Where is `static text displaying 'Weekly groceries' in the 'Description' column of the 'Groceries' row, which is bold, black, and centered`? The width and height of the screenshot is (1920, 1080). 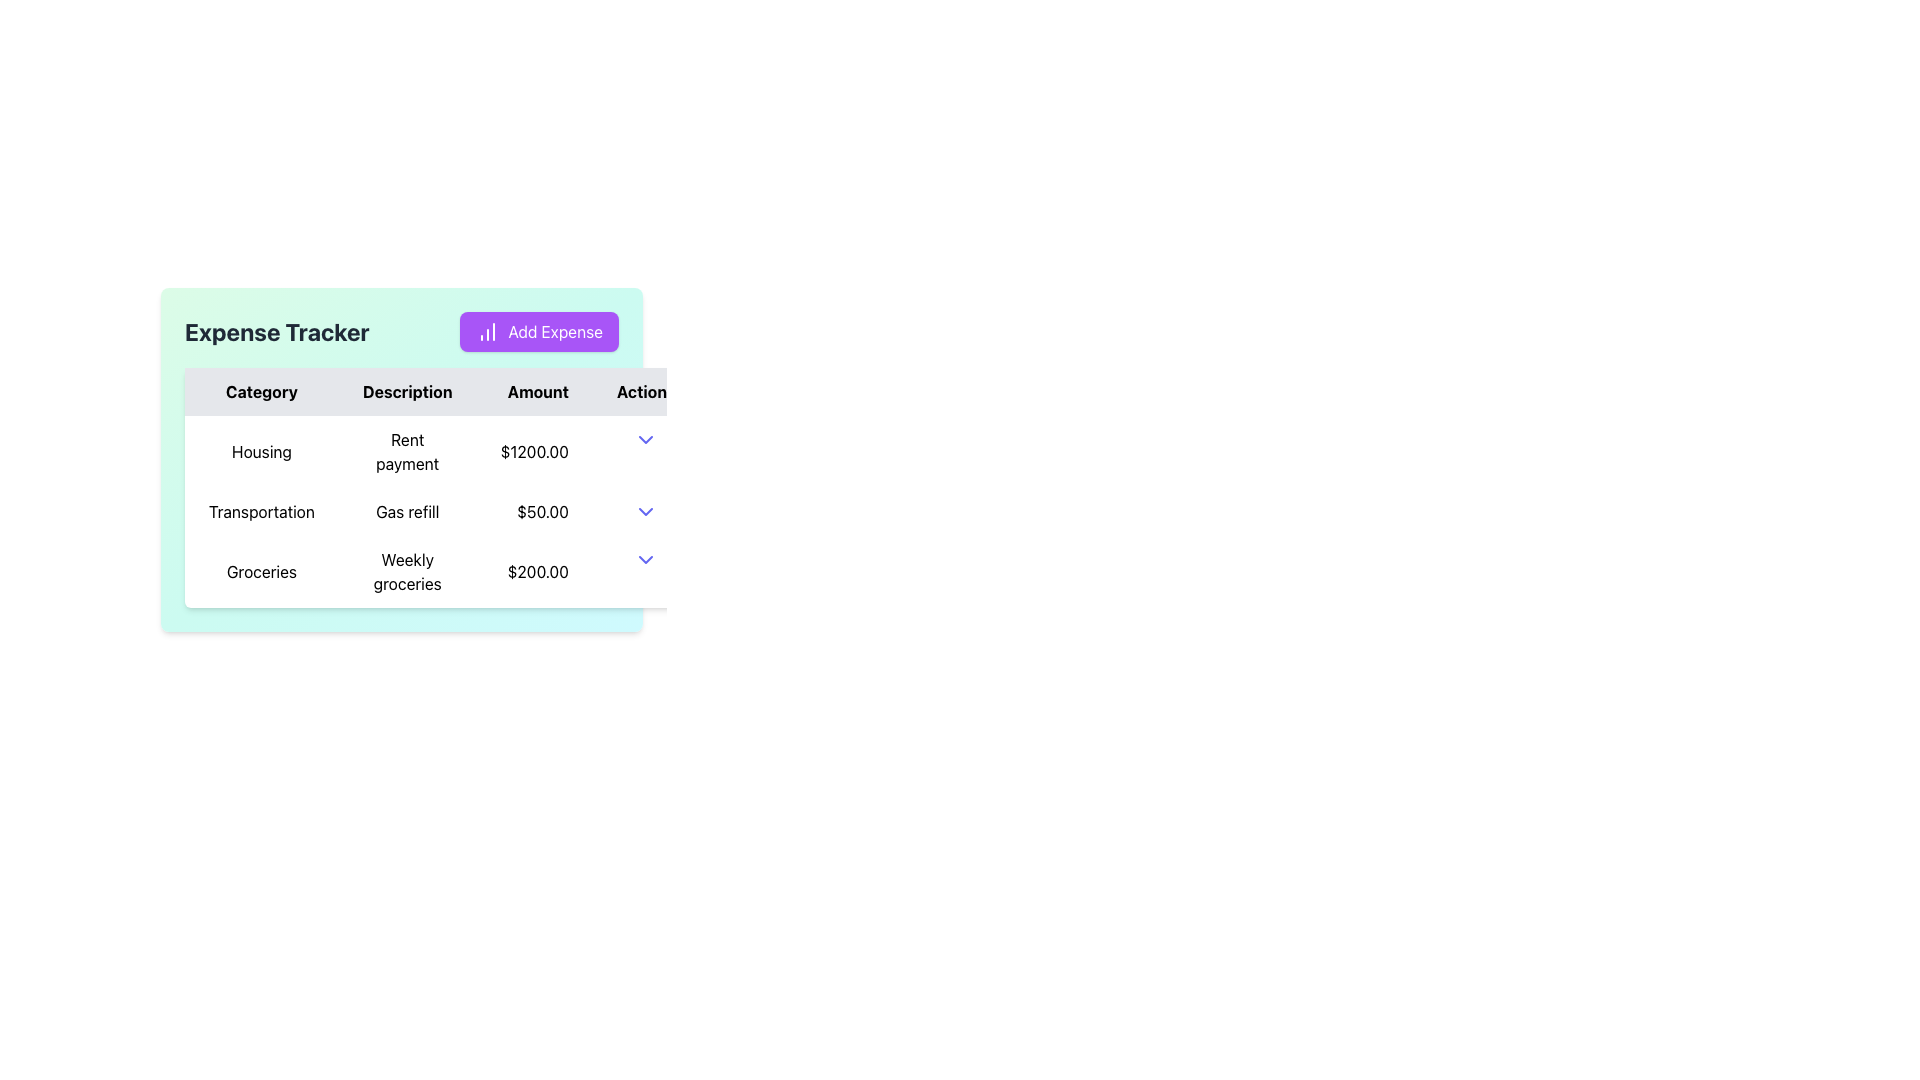
static text displaying 'Weekly groceries' in the 'Description' column of the 'Groceries' row, which is bold, black, and centered is located at coordinates (406, 571).